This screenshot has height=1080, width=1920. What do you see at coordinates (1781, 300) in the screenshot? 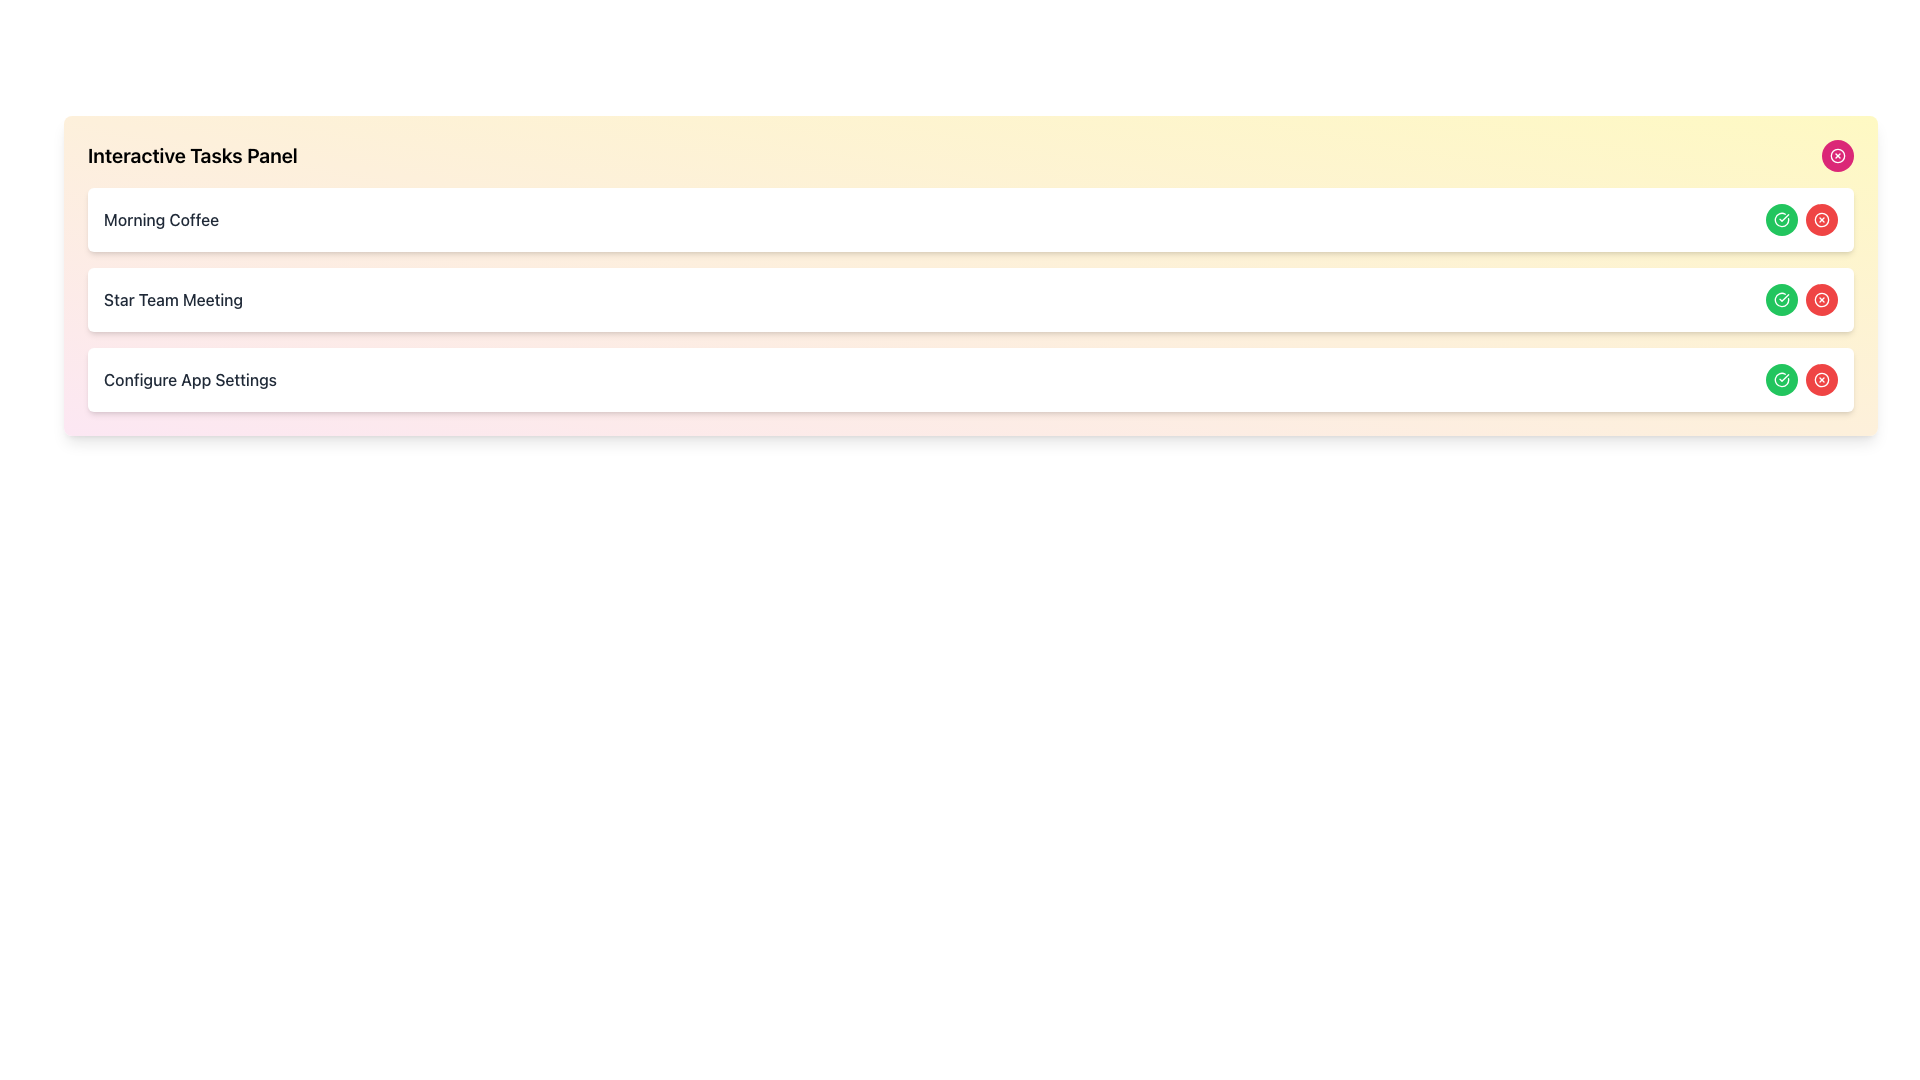
I see `the green circular button with a white checkmark located on the far right side of the item's action panel` at bounding box center [1781, 300].